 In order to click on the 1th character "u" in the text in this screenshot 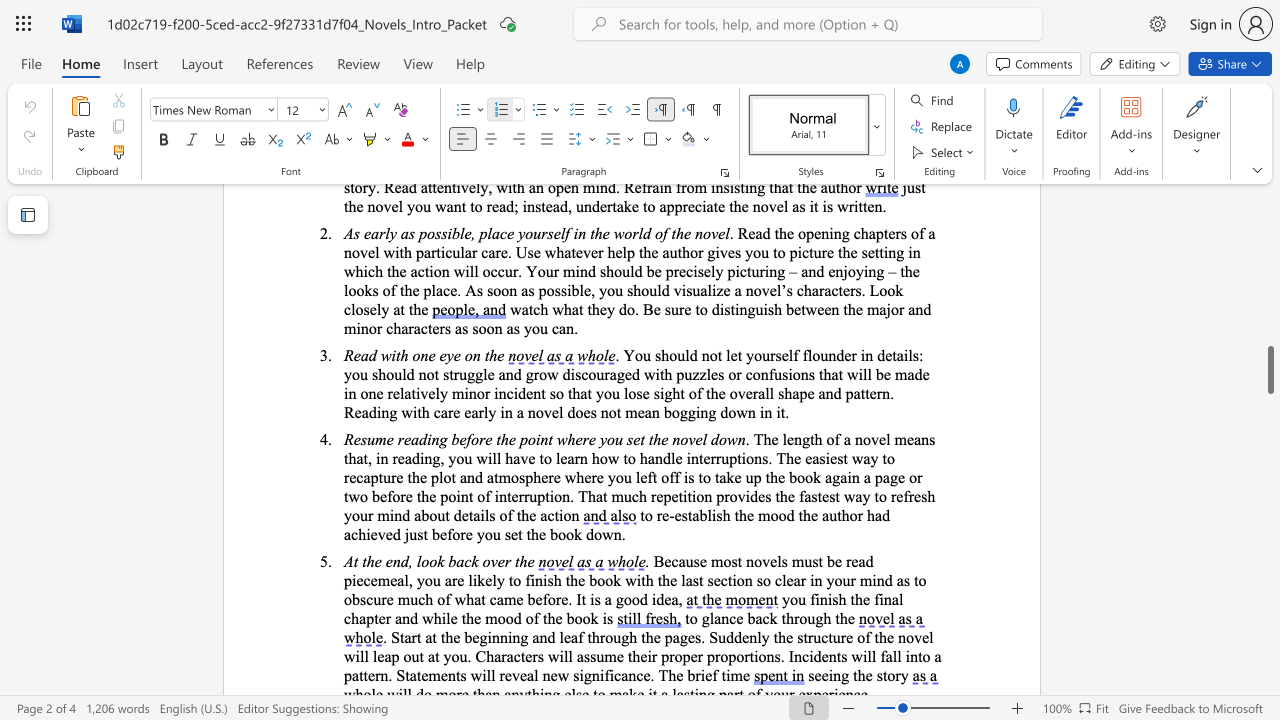, I will do `click(811, 617)`.